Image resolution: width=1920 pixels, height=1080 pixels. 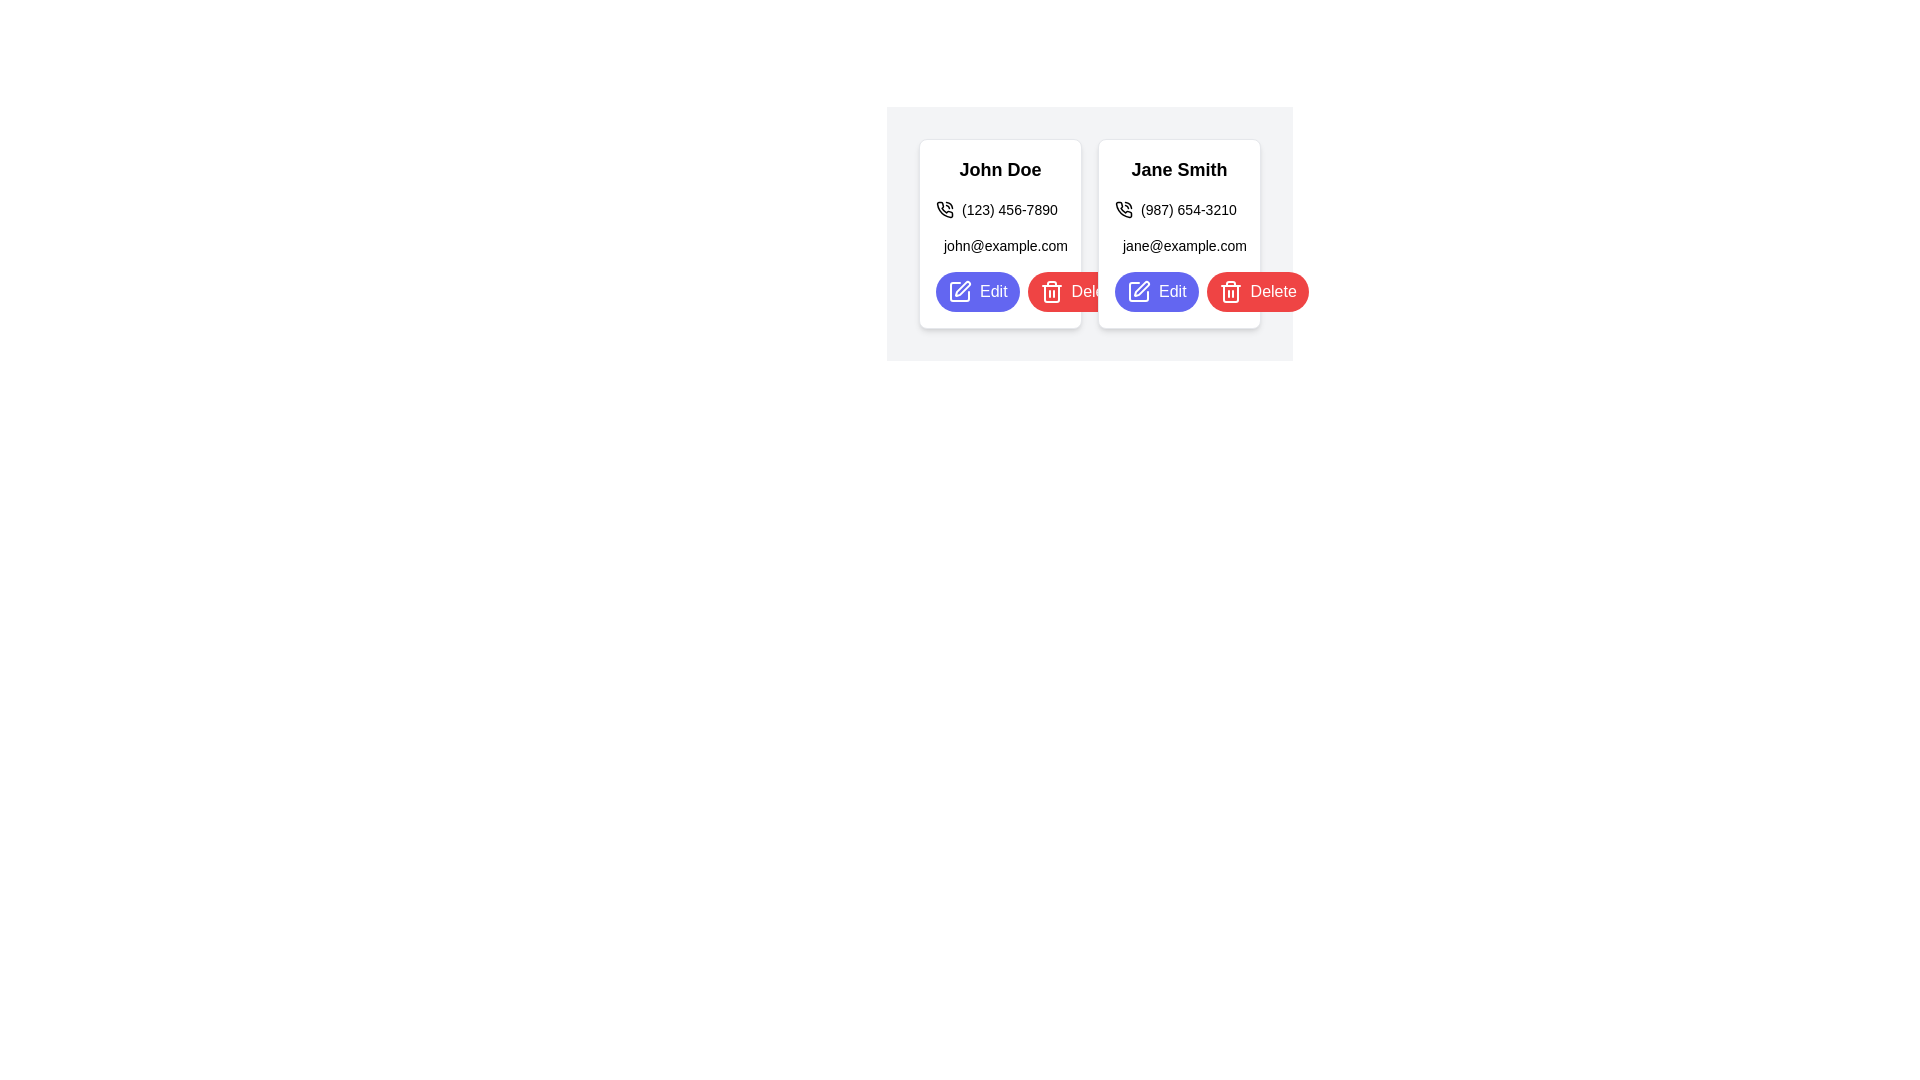 I want to click on the trash can icon within the 'Delete' button located in the user information card for 'Jane Smith', so click(x=1229, y=292).